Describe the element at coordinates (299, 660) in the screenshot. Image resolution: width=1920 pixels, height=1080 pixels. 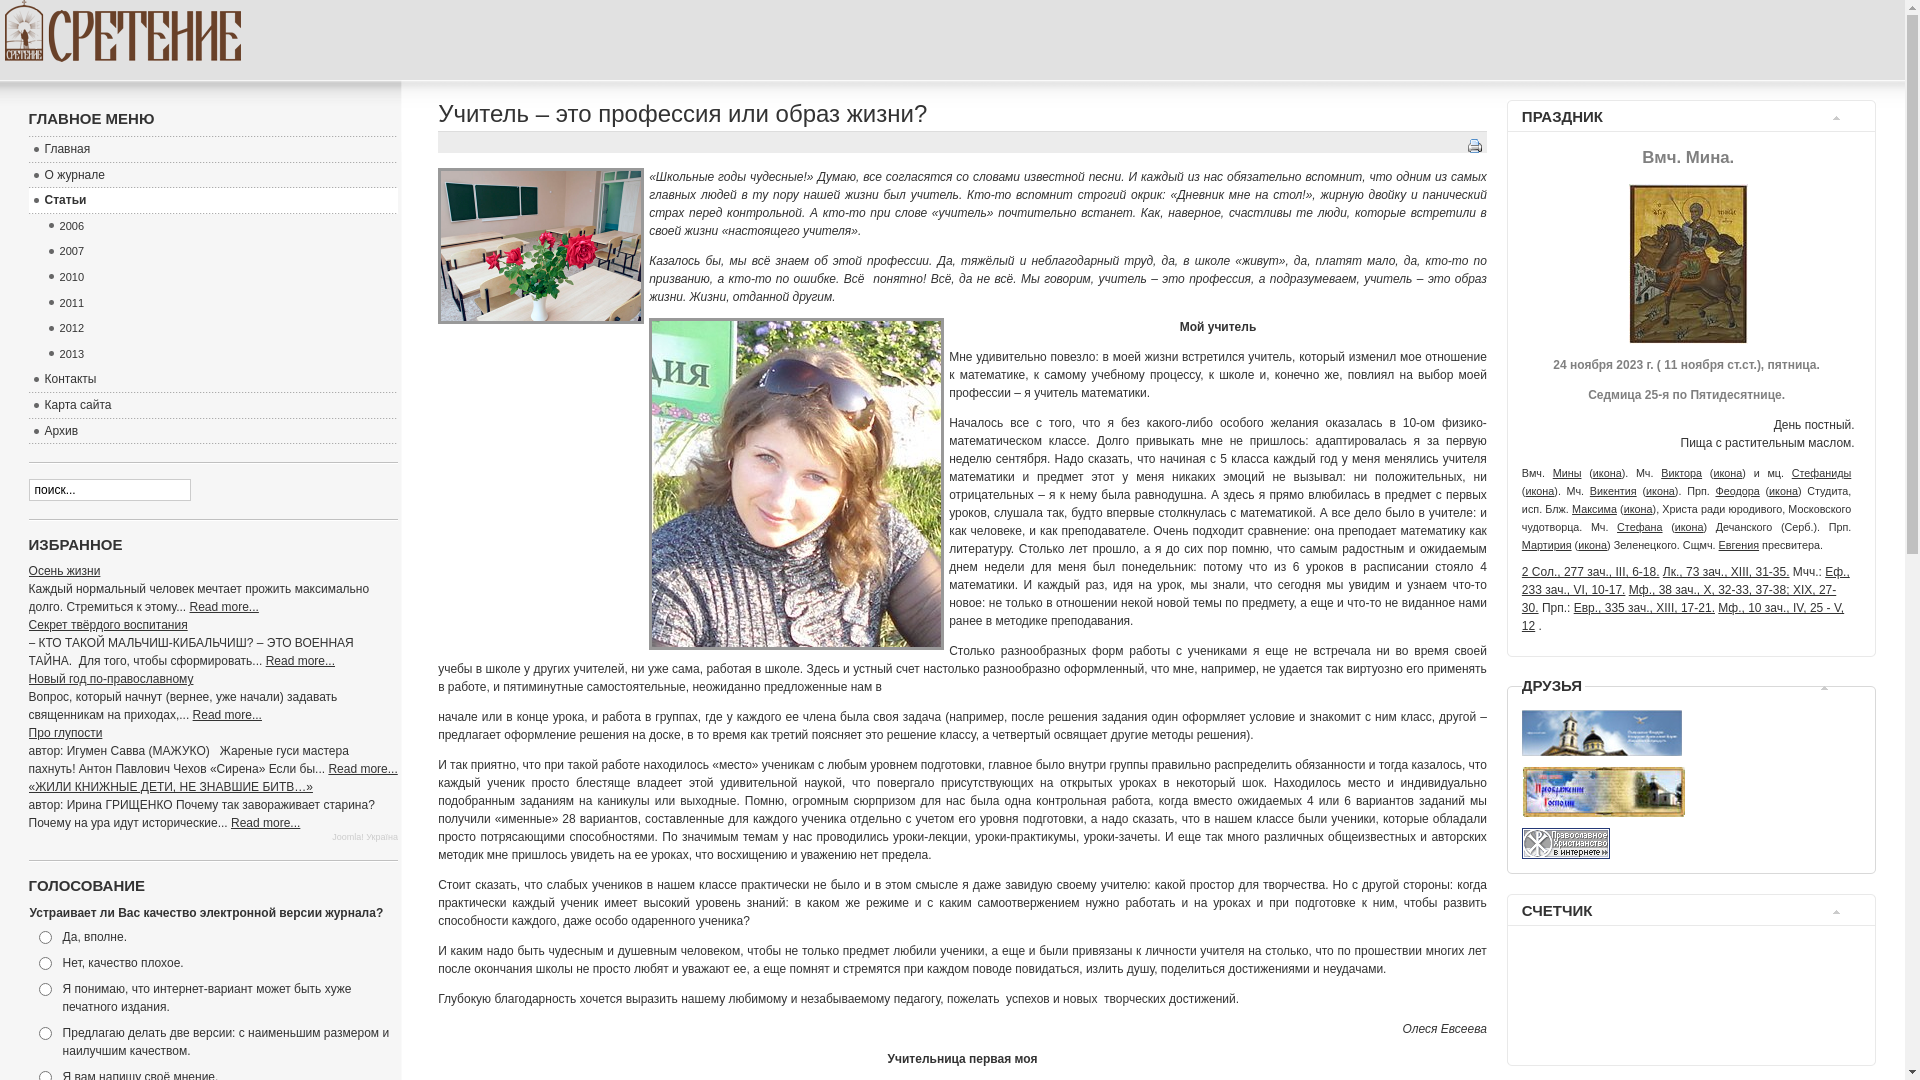
I see `'Read more...'` at that location.